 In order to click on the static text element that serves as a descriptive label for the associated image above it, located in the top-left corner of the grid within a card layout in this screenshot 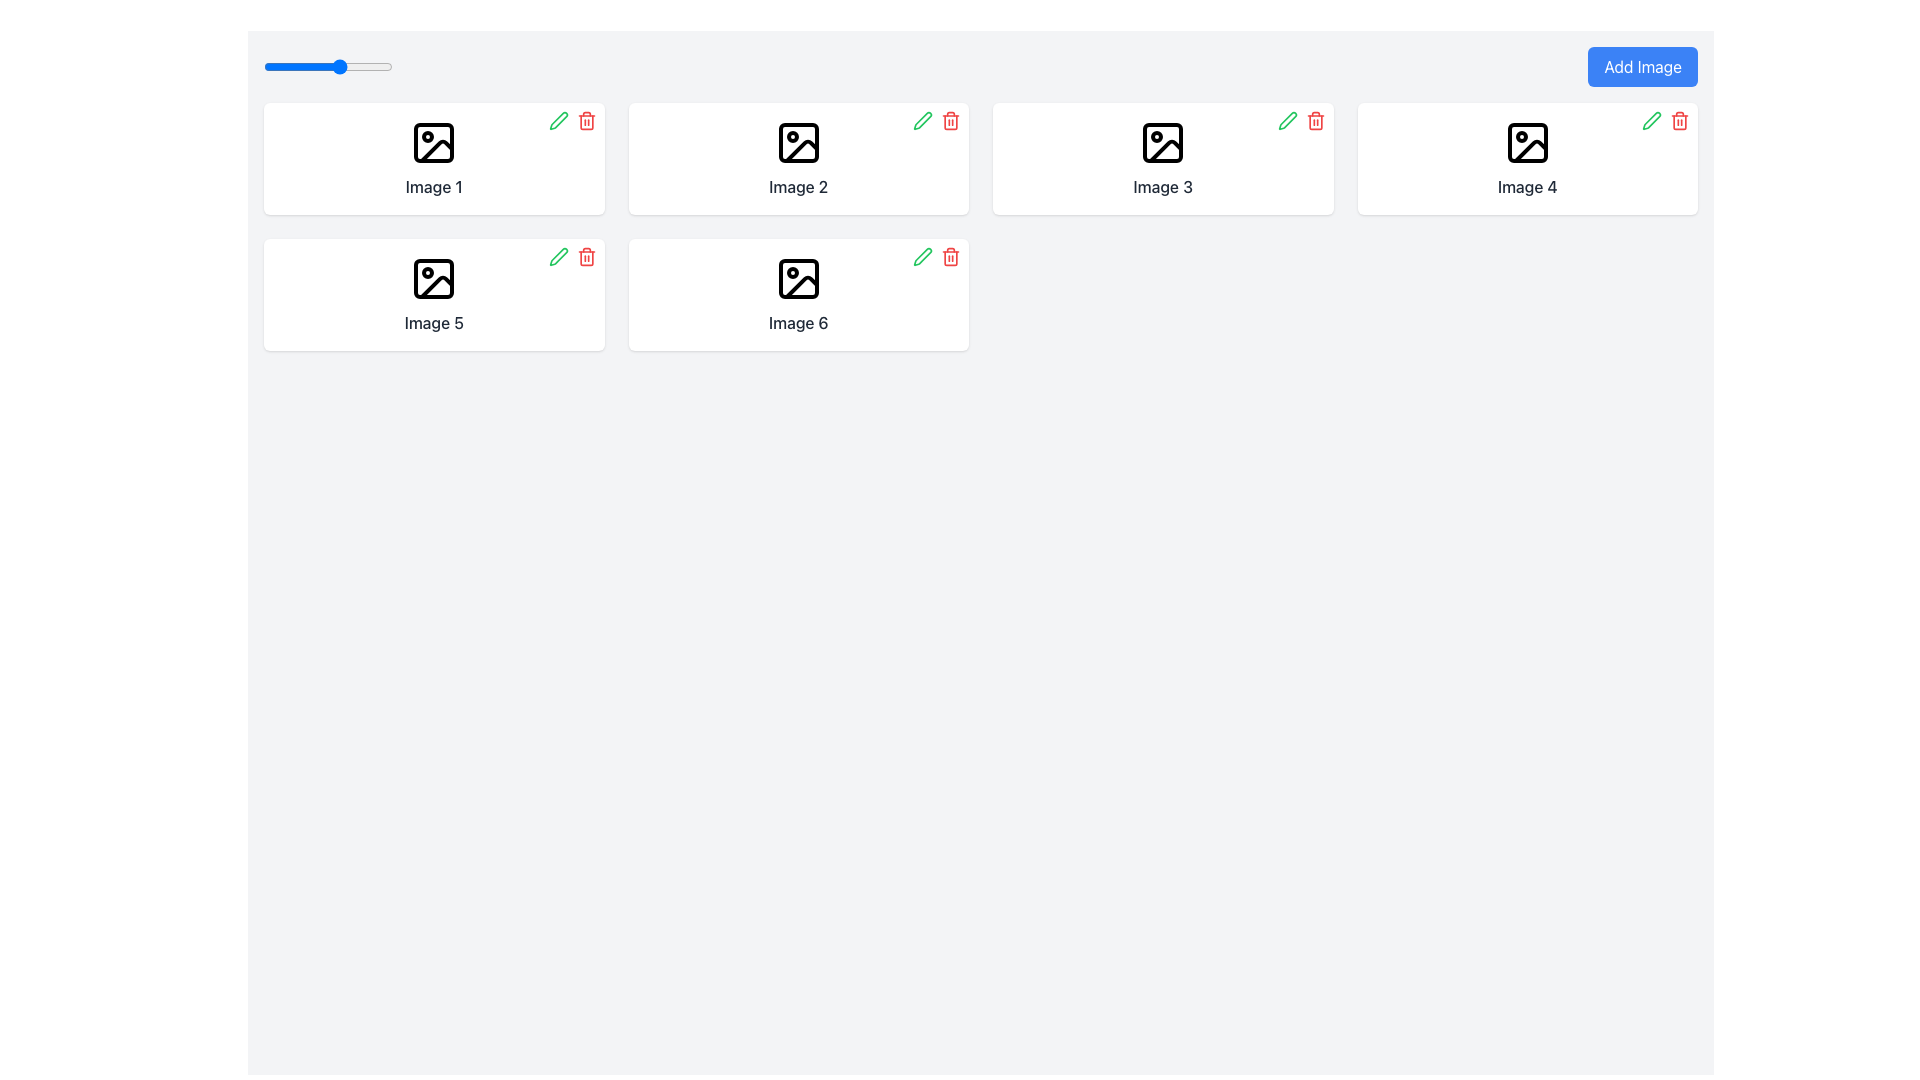, I will do `click(433, 186)`.